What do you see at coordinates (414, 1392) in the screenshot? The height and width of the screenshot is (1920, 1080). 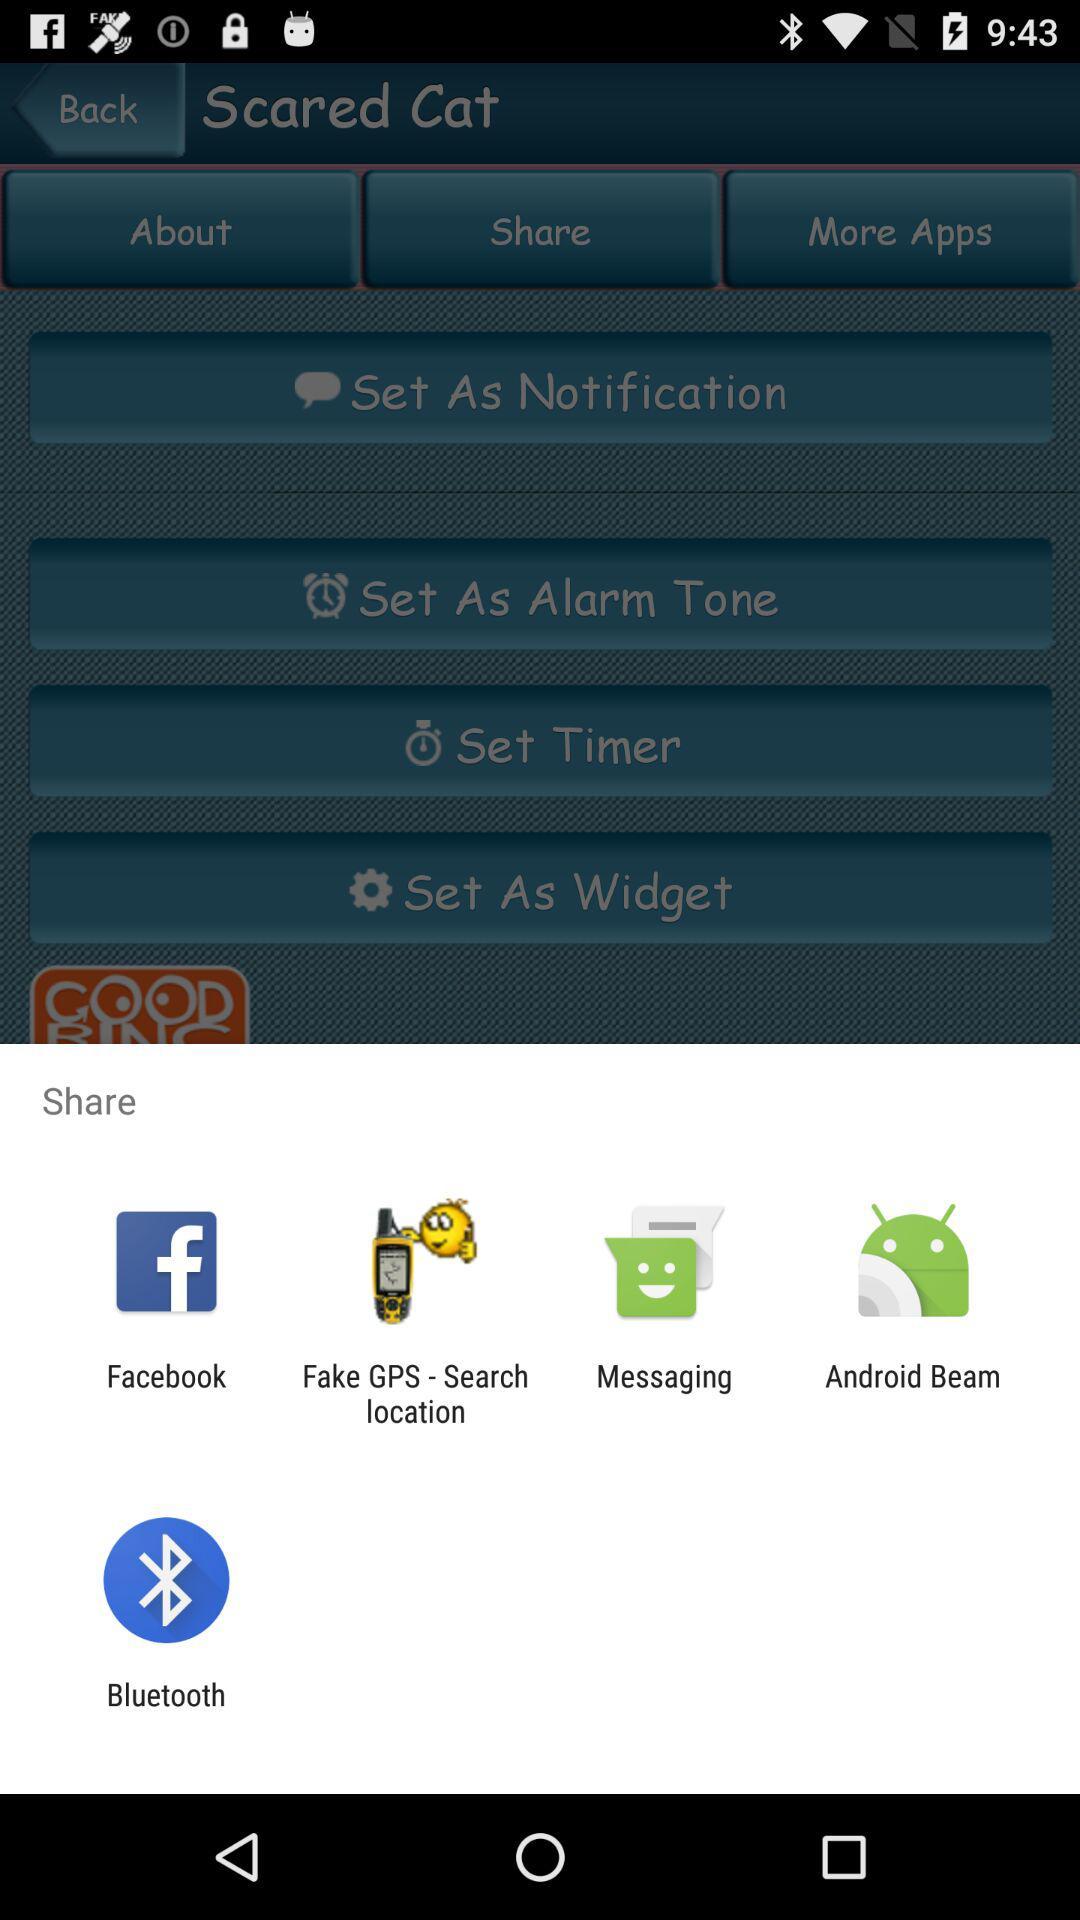 I see `the fake gps search` at bounding box center [414, 1392].